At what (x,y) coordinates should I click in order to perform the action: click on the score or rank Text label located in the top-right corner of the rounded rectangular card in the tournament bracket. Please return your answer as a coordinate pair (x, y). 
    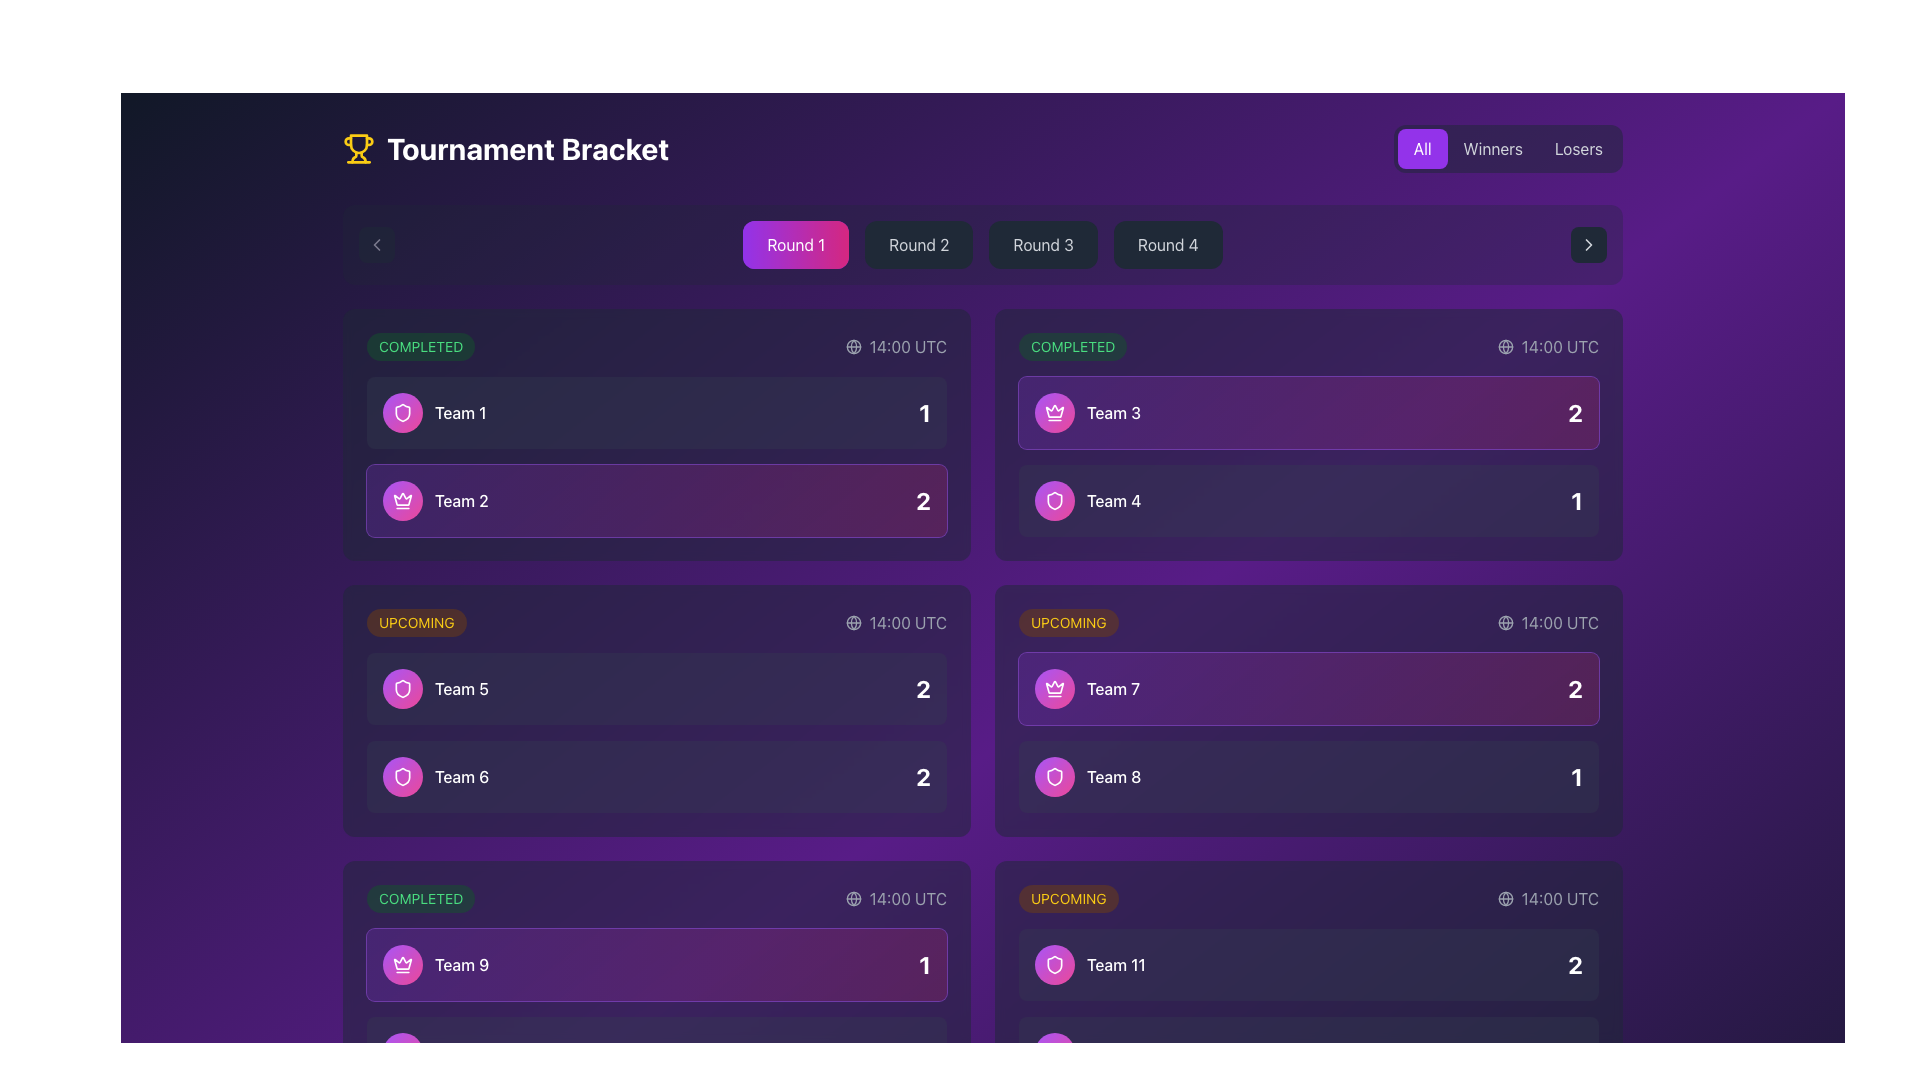
    Looking at the image, I should click on (1574, 411).